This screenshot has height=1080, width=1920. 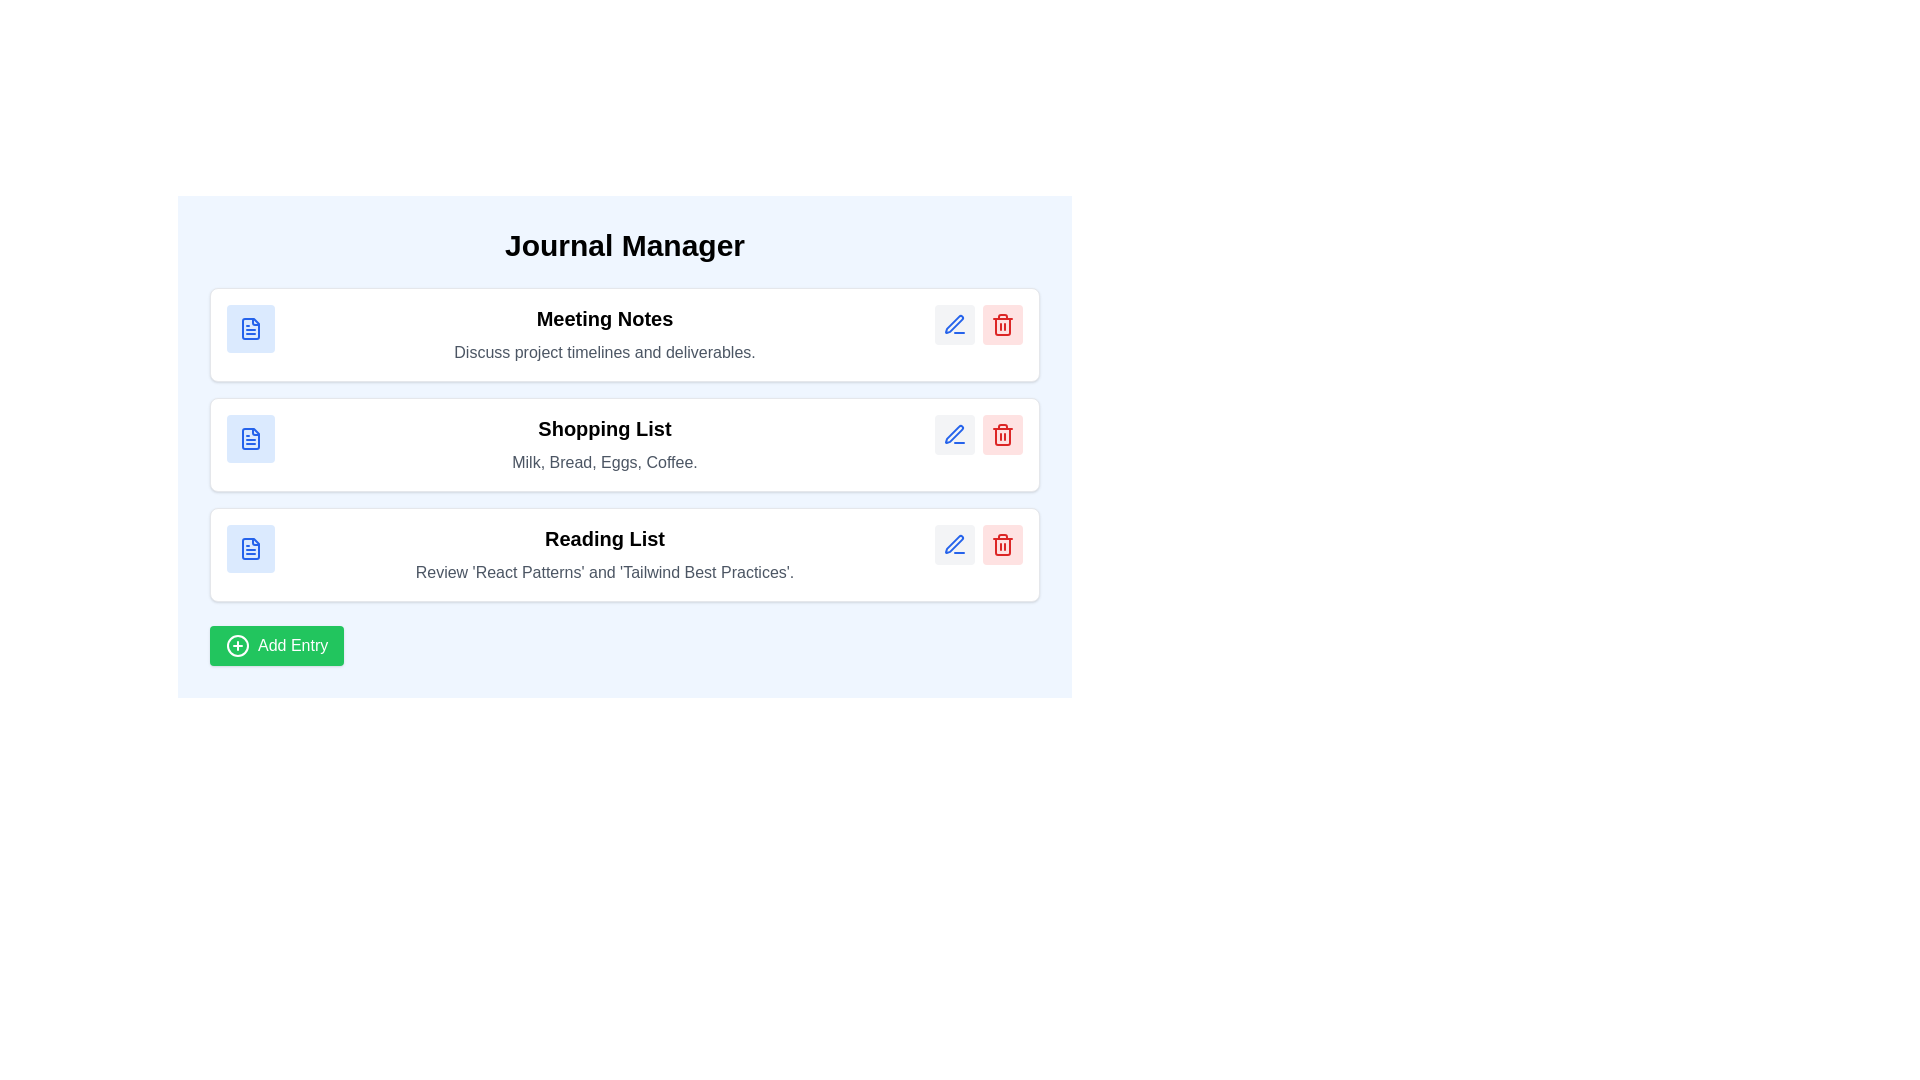 What do you see at coordinates (249, 438) in the screenshot?
I see `the file/document icon located in the top-left corner of the 'Shopping List' card` at bounding box center [249, 438].